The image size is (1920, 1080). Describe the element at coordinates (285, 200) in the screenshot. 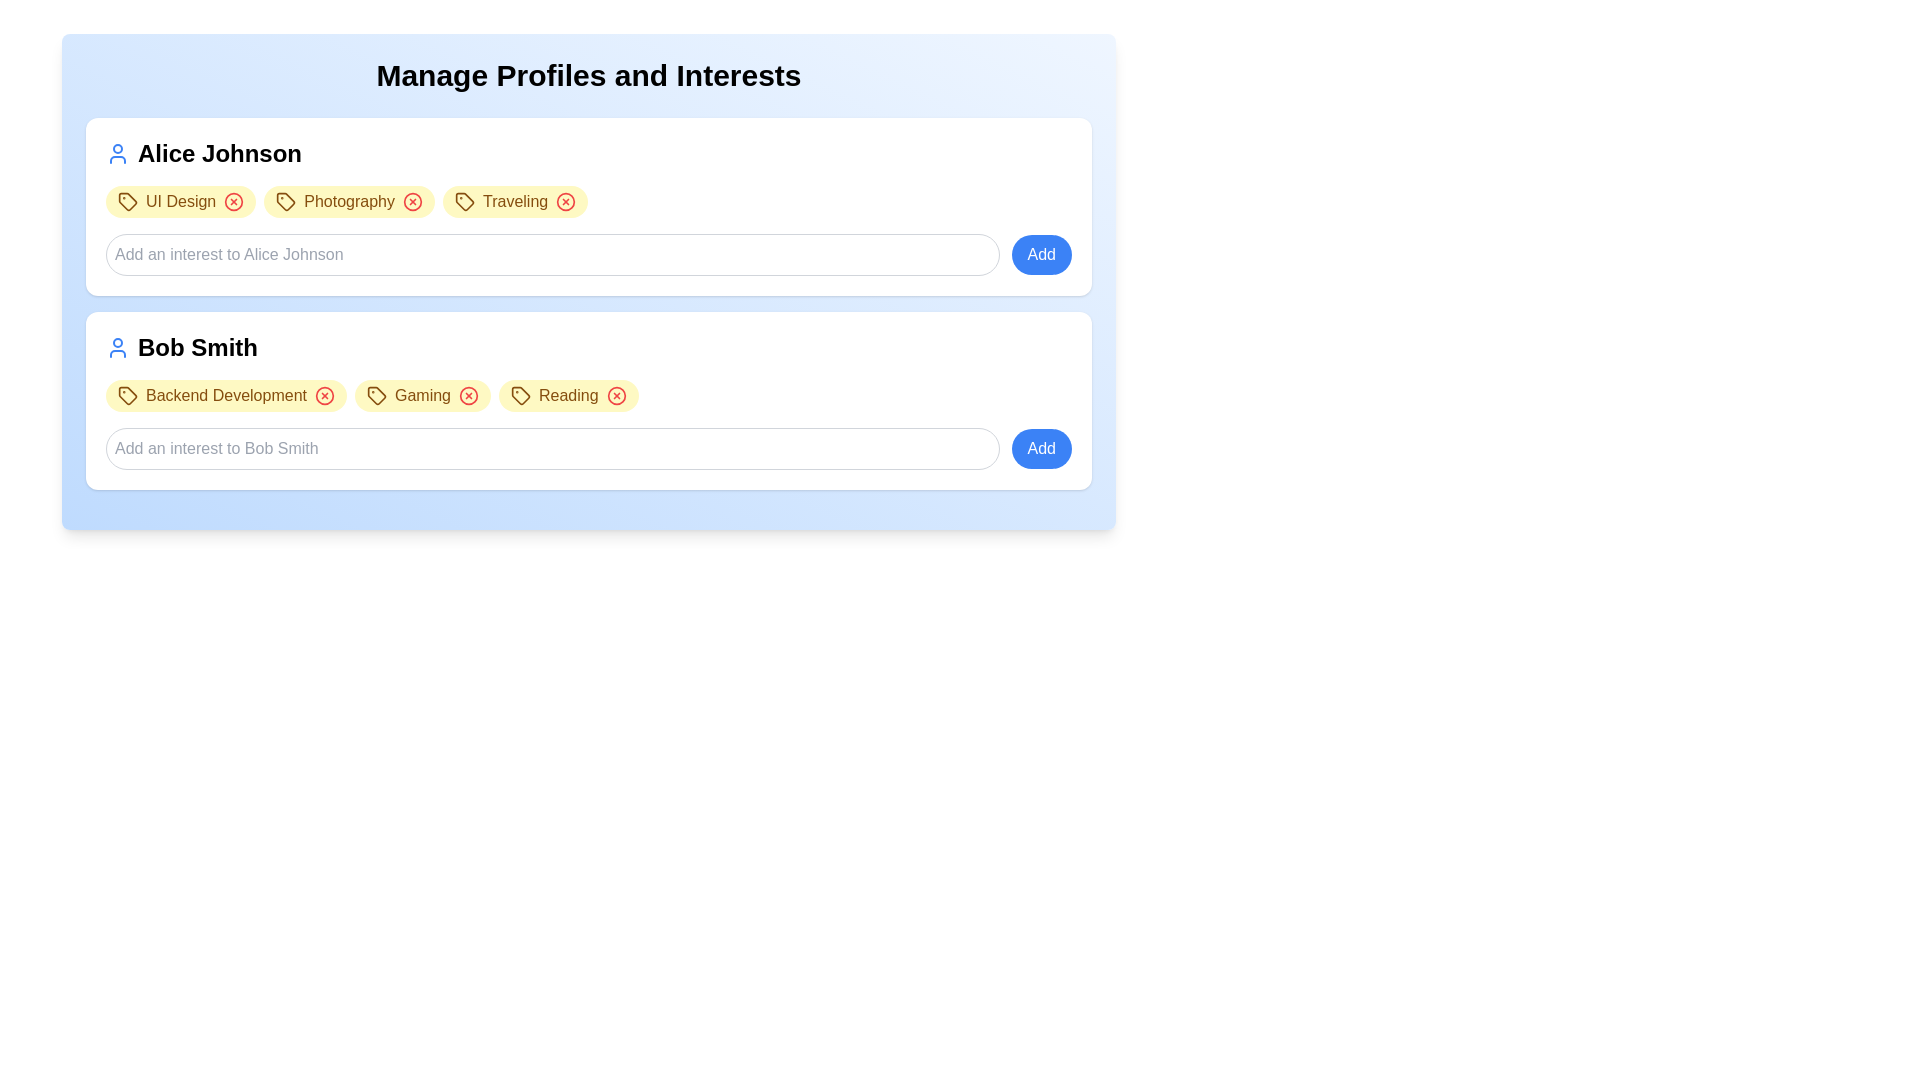

I see `the tag icon with a yellow background located beside the 'Photography' label under the 'Alice Johnson' section, which is the second tag from the left` at that location.